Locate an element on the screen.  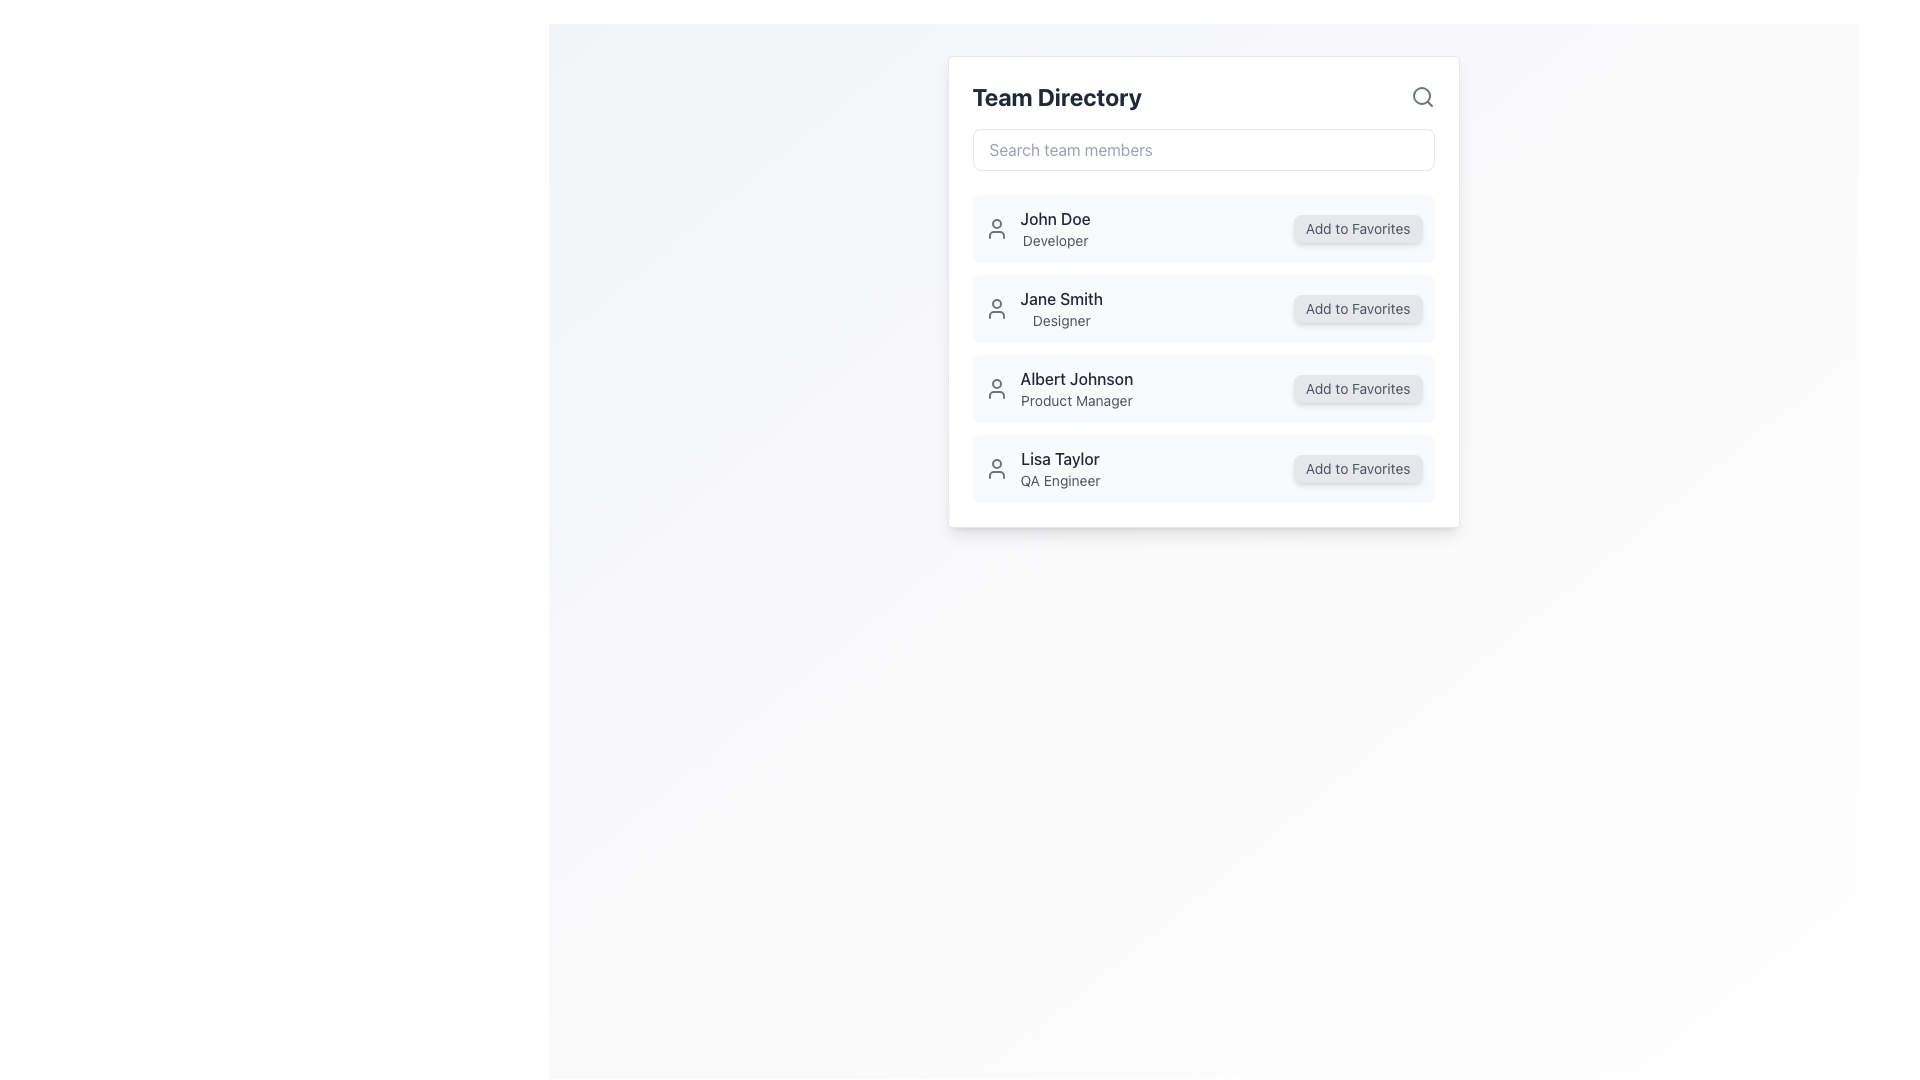
the fourth item in the vertically aligned list of the 'Team Directory' interface, which displays the name and role of a team member is located at coordinates (1059, 469).